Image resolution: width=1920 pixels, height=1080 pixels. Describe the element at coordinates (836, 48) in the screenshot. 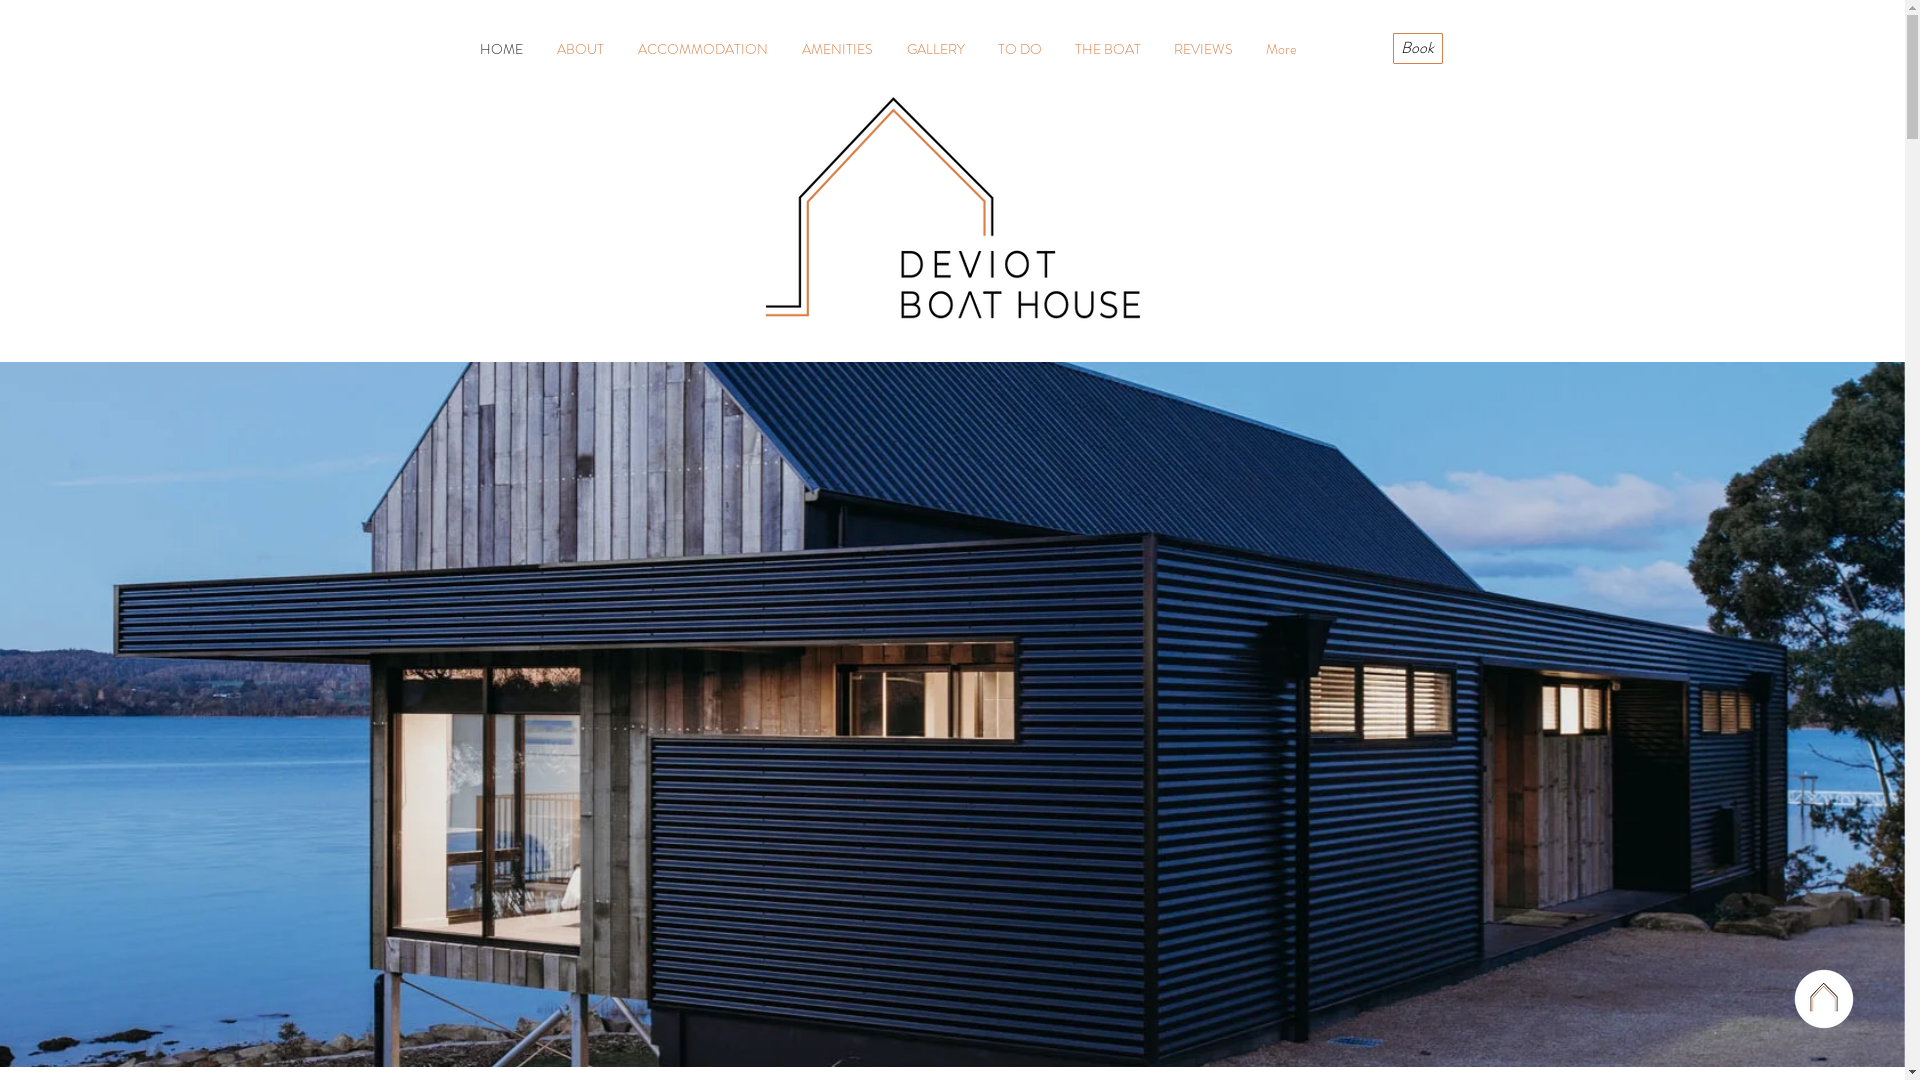

I see `'AMENITIES'` at that location.